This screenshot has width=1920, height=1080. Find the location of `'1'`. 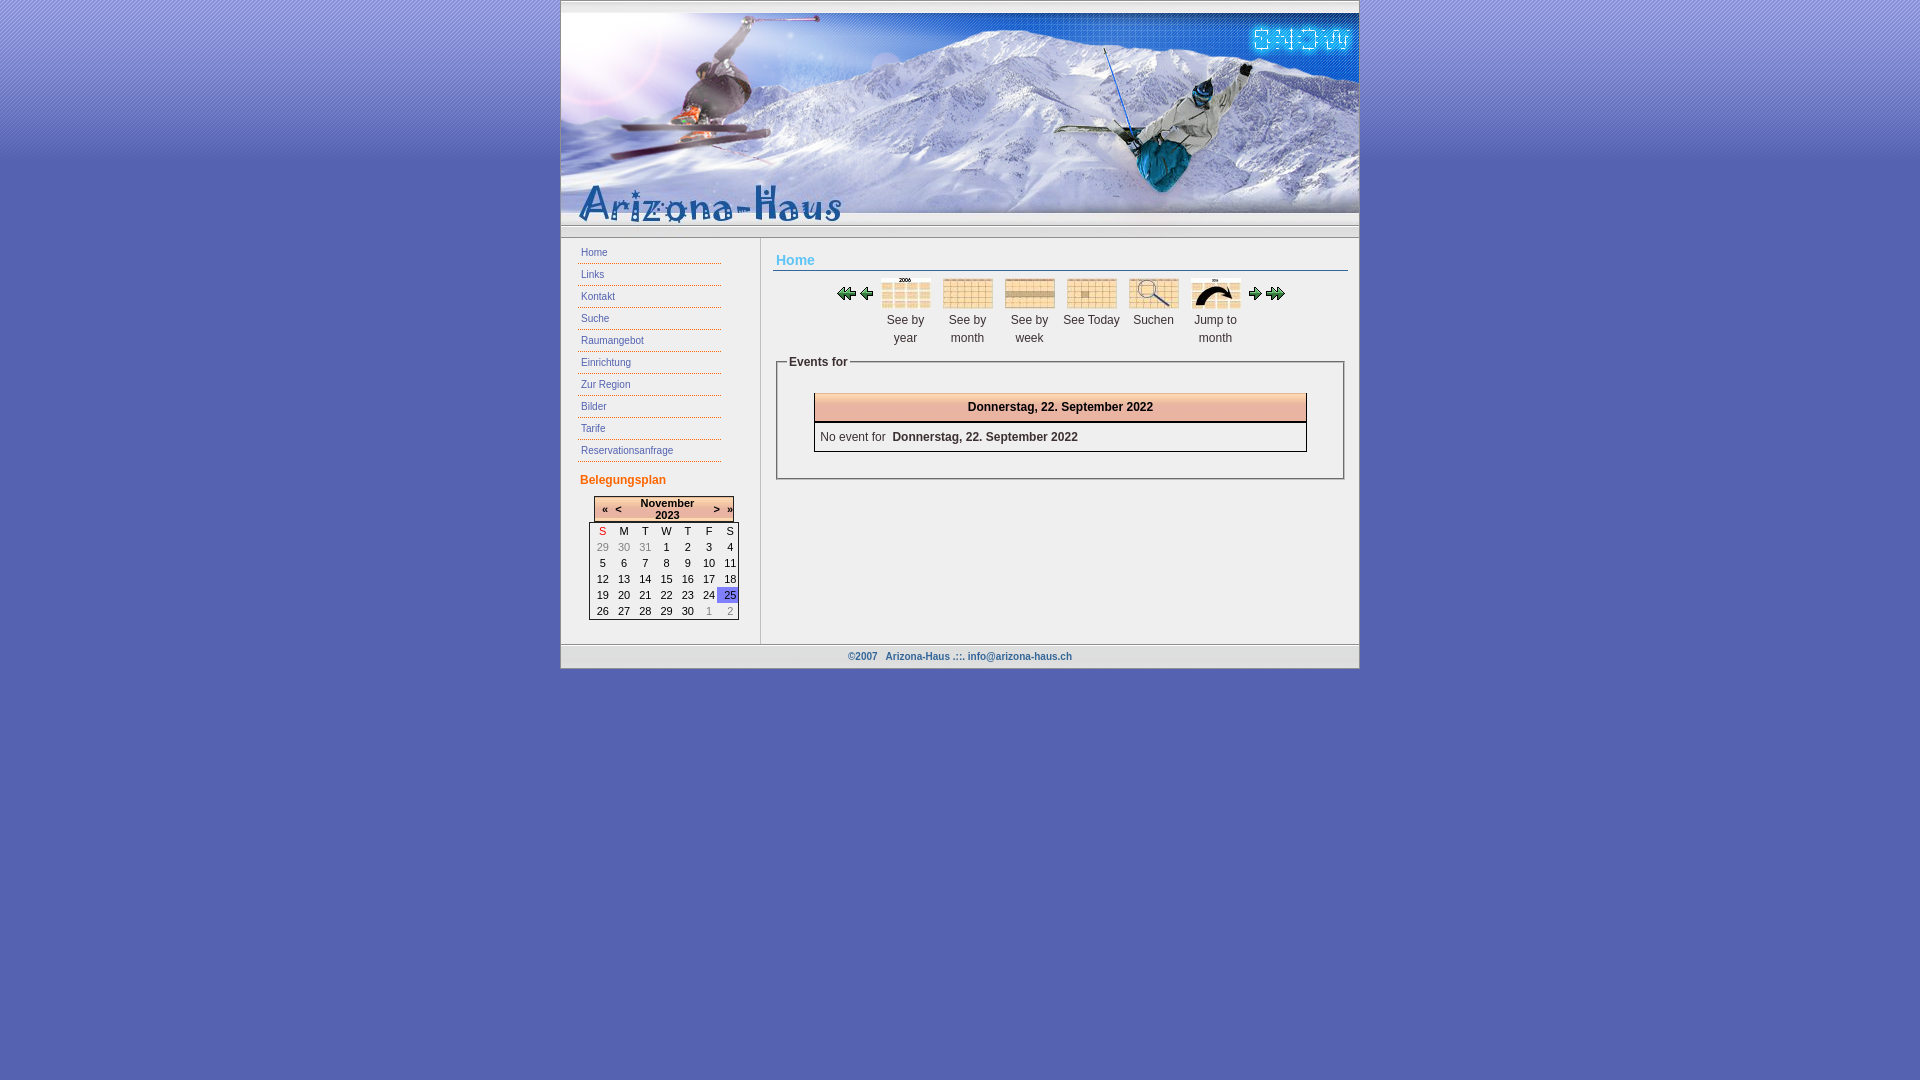

'1' is located at coordinates (666, 547).